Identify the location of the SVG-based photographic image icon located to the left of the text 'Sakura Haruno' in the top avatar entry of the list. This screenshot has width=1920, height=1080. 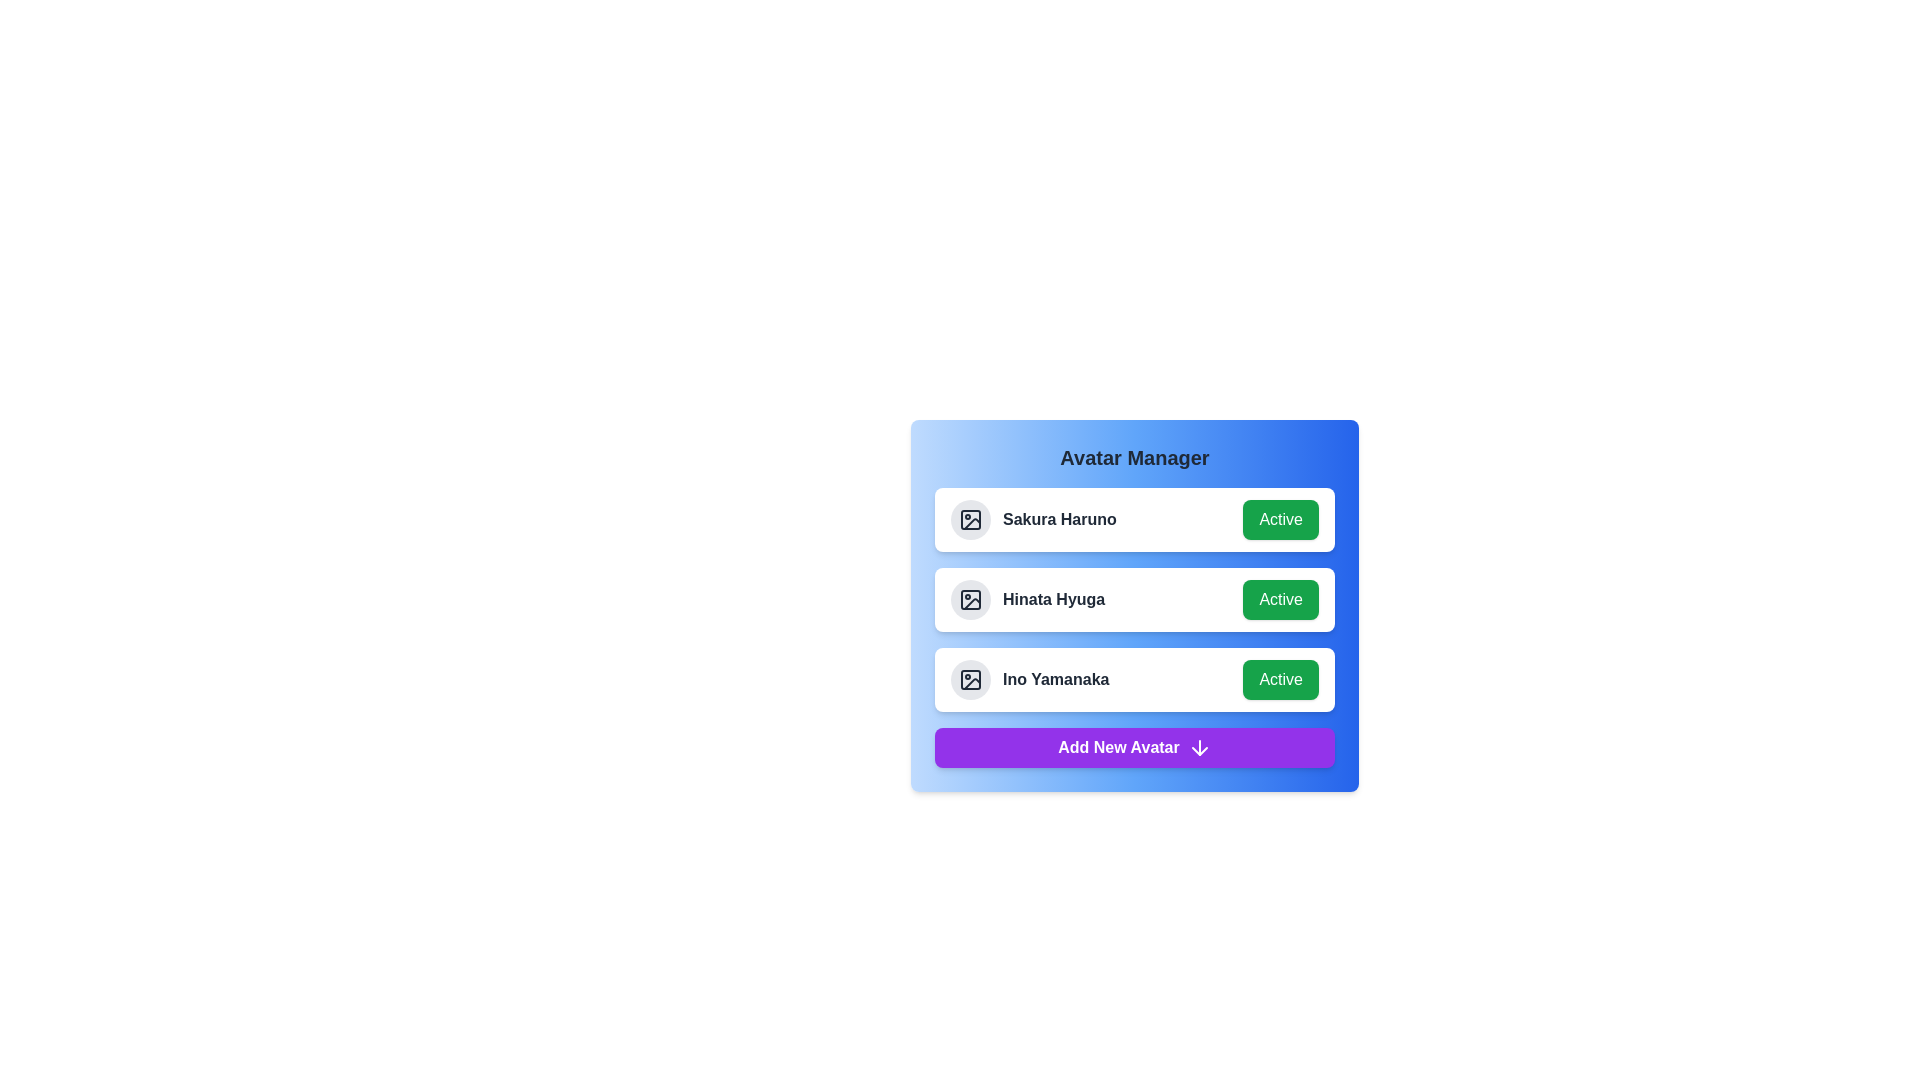
(970, 519).